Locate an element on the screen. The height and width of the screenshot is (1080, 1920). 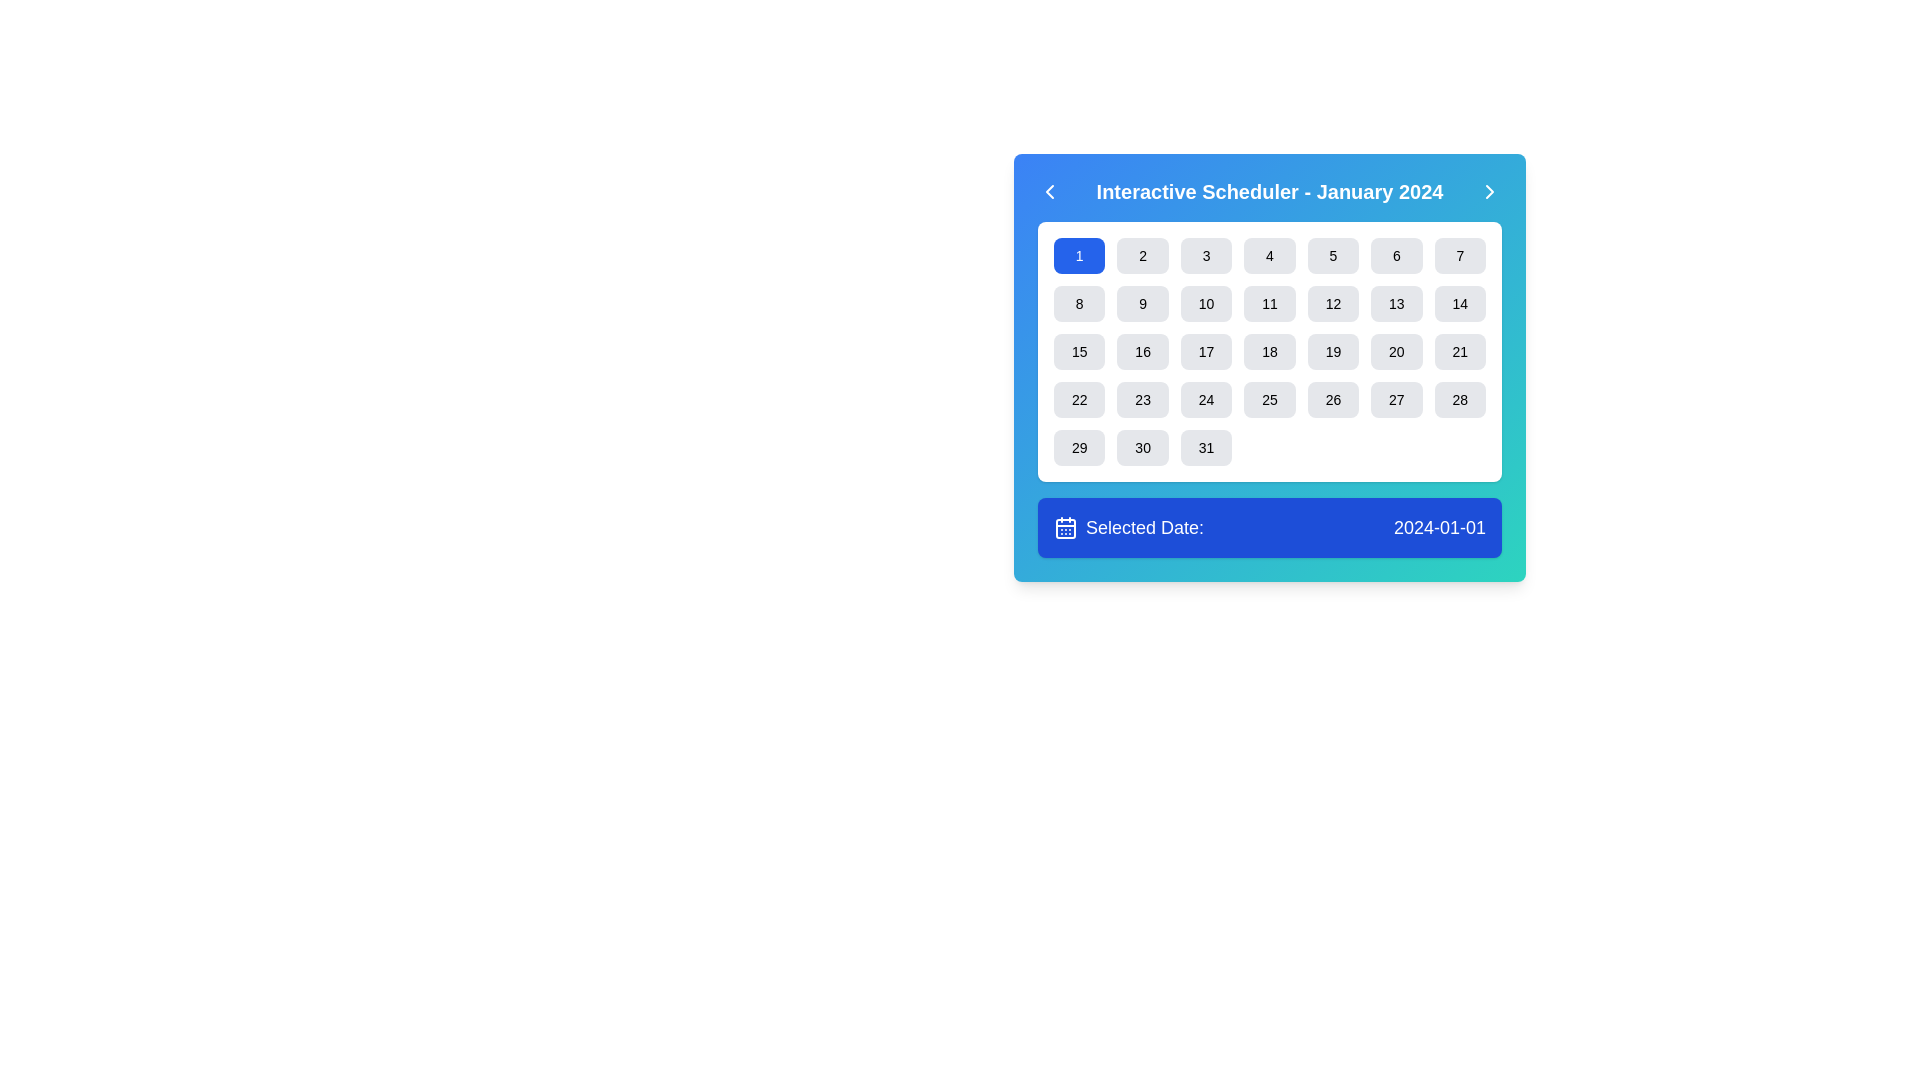
the rounded rectangular button labeled '25' in the fourth row and fourth column of the calendar grid is located at coordinates (1269, 400).